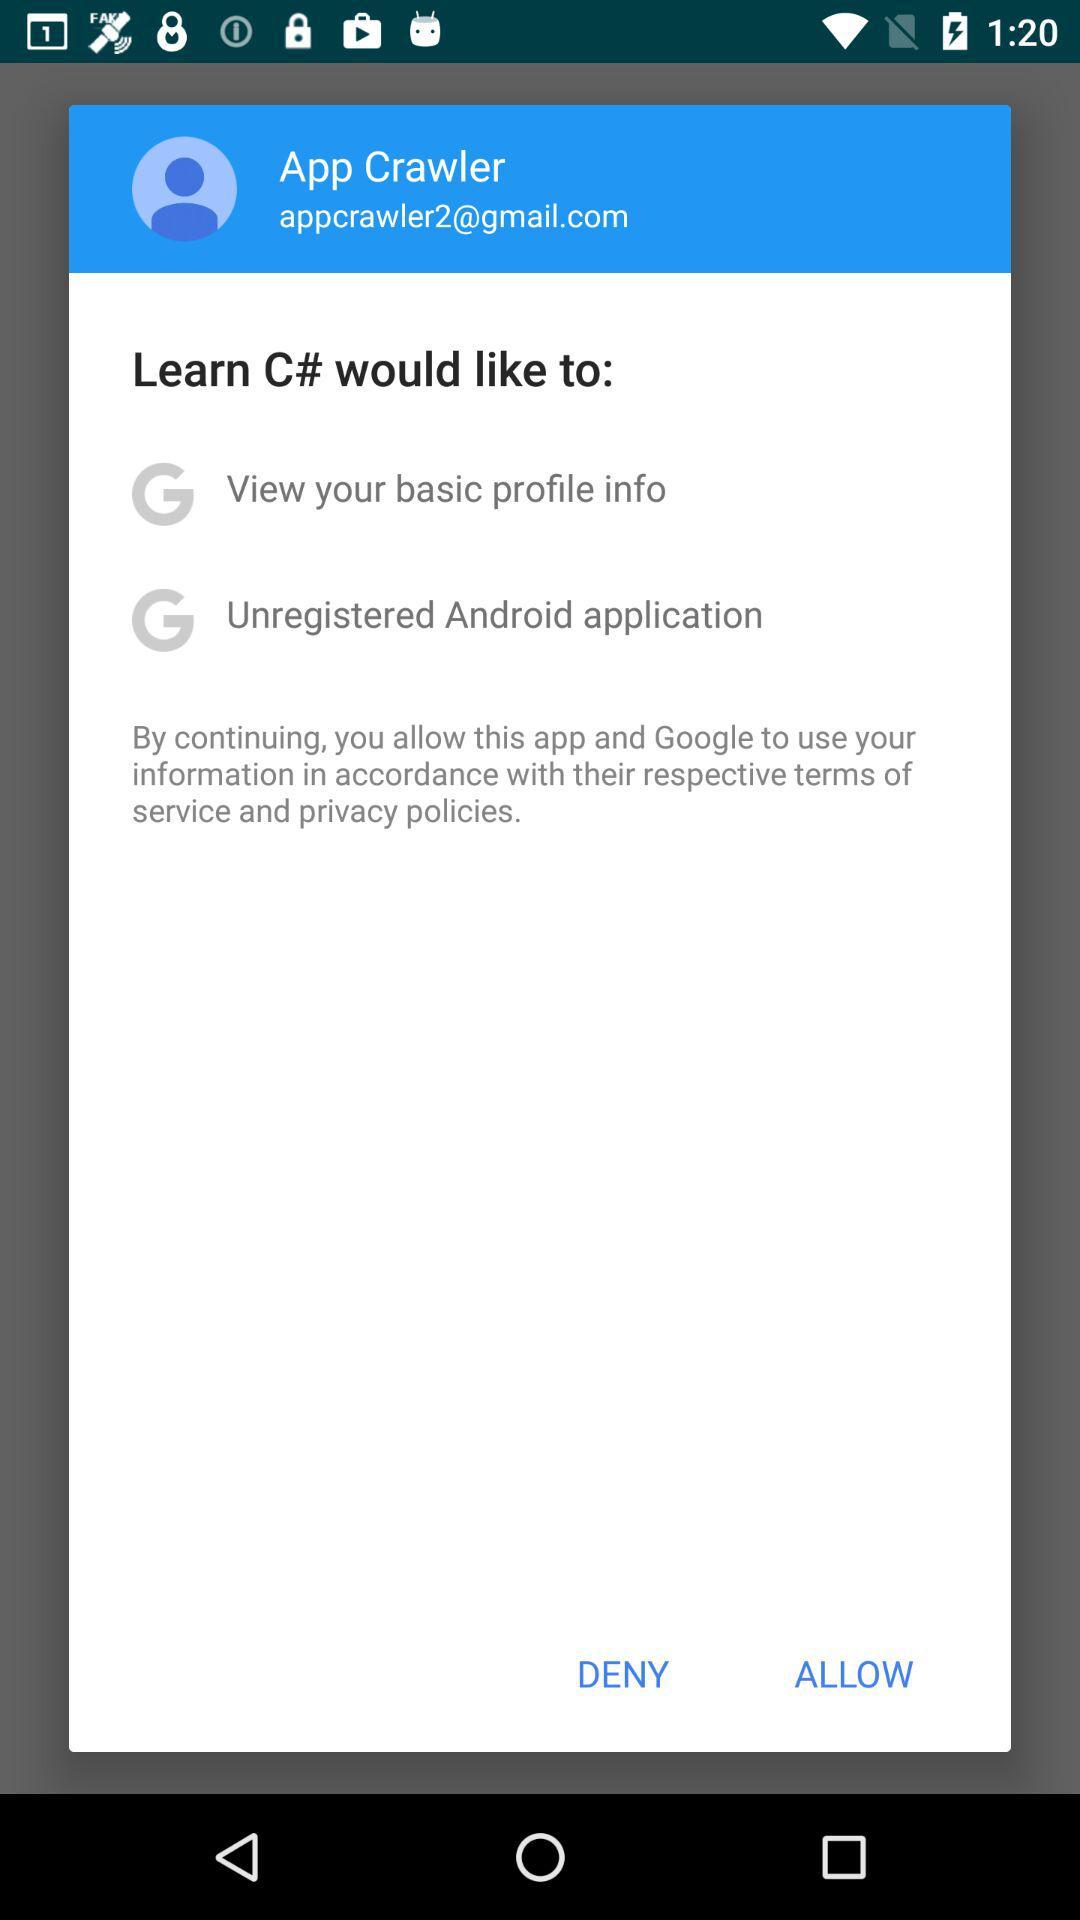 The image size is (1080, 1920). What do you see at coordinates (454, 214) in the screenshot?
I see `the appcrawler2@gmail.com icon` at bounding box center [454, 214].